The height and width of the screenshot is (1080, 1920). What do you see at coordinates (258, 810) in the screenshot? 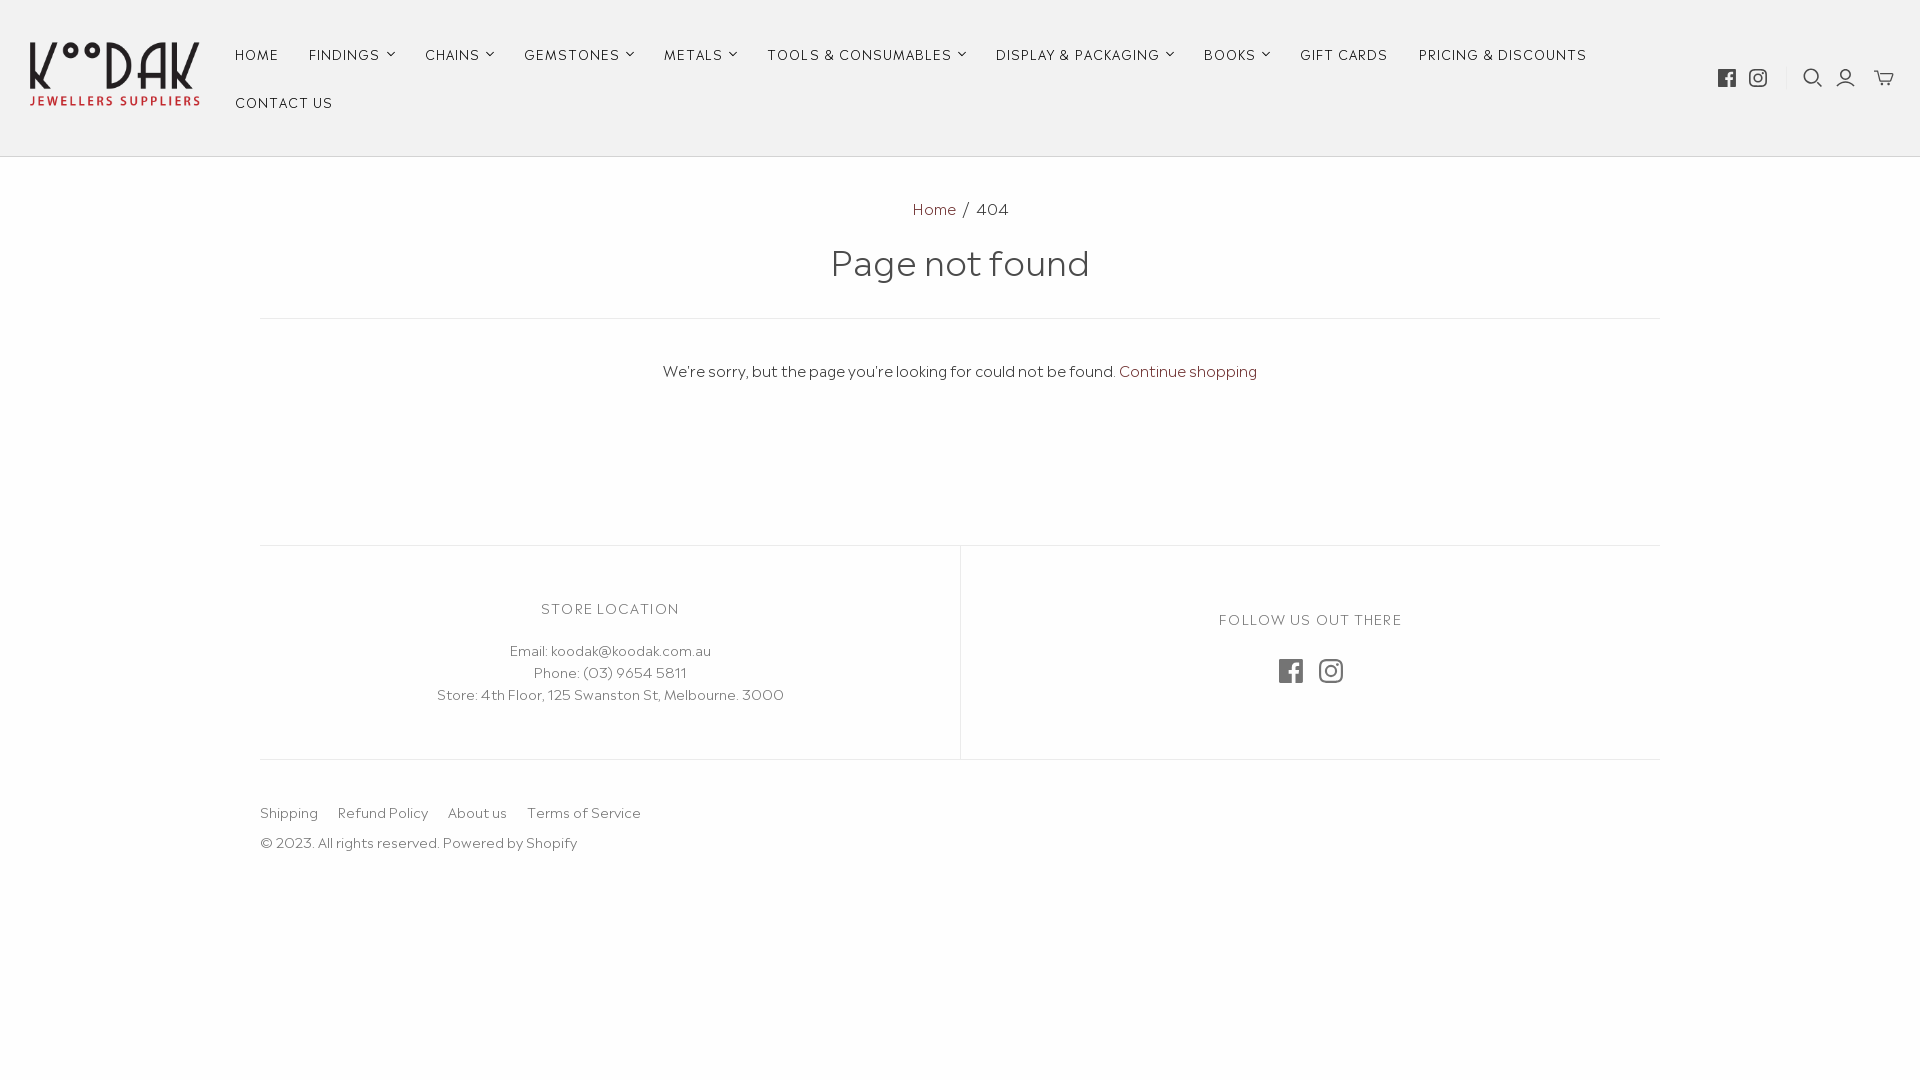
I see `'Shipping'` at bounding box center [258, 810].